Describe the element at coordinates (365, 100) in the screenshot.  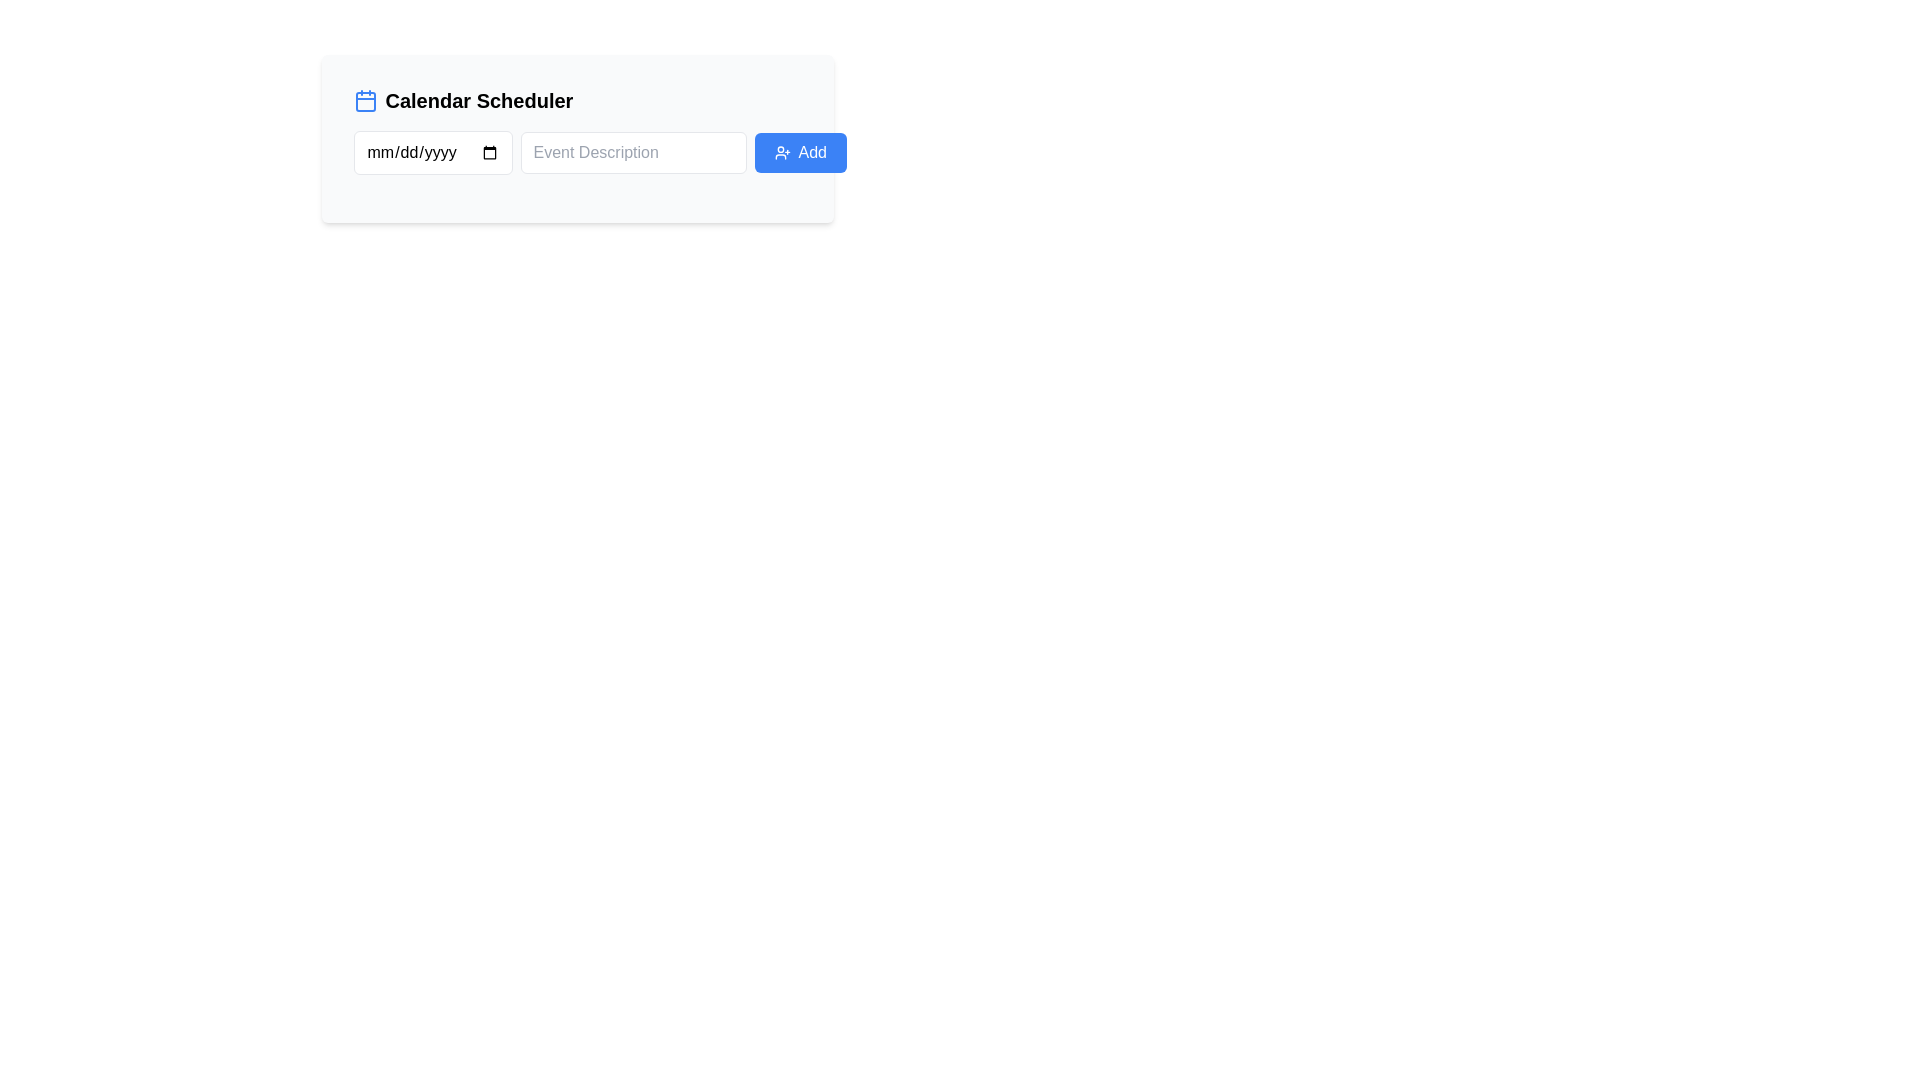
I see `the blue calendar icon located to the left of the 'Calendar Scheduler' text in the top section of the interface` at that location.